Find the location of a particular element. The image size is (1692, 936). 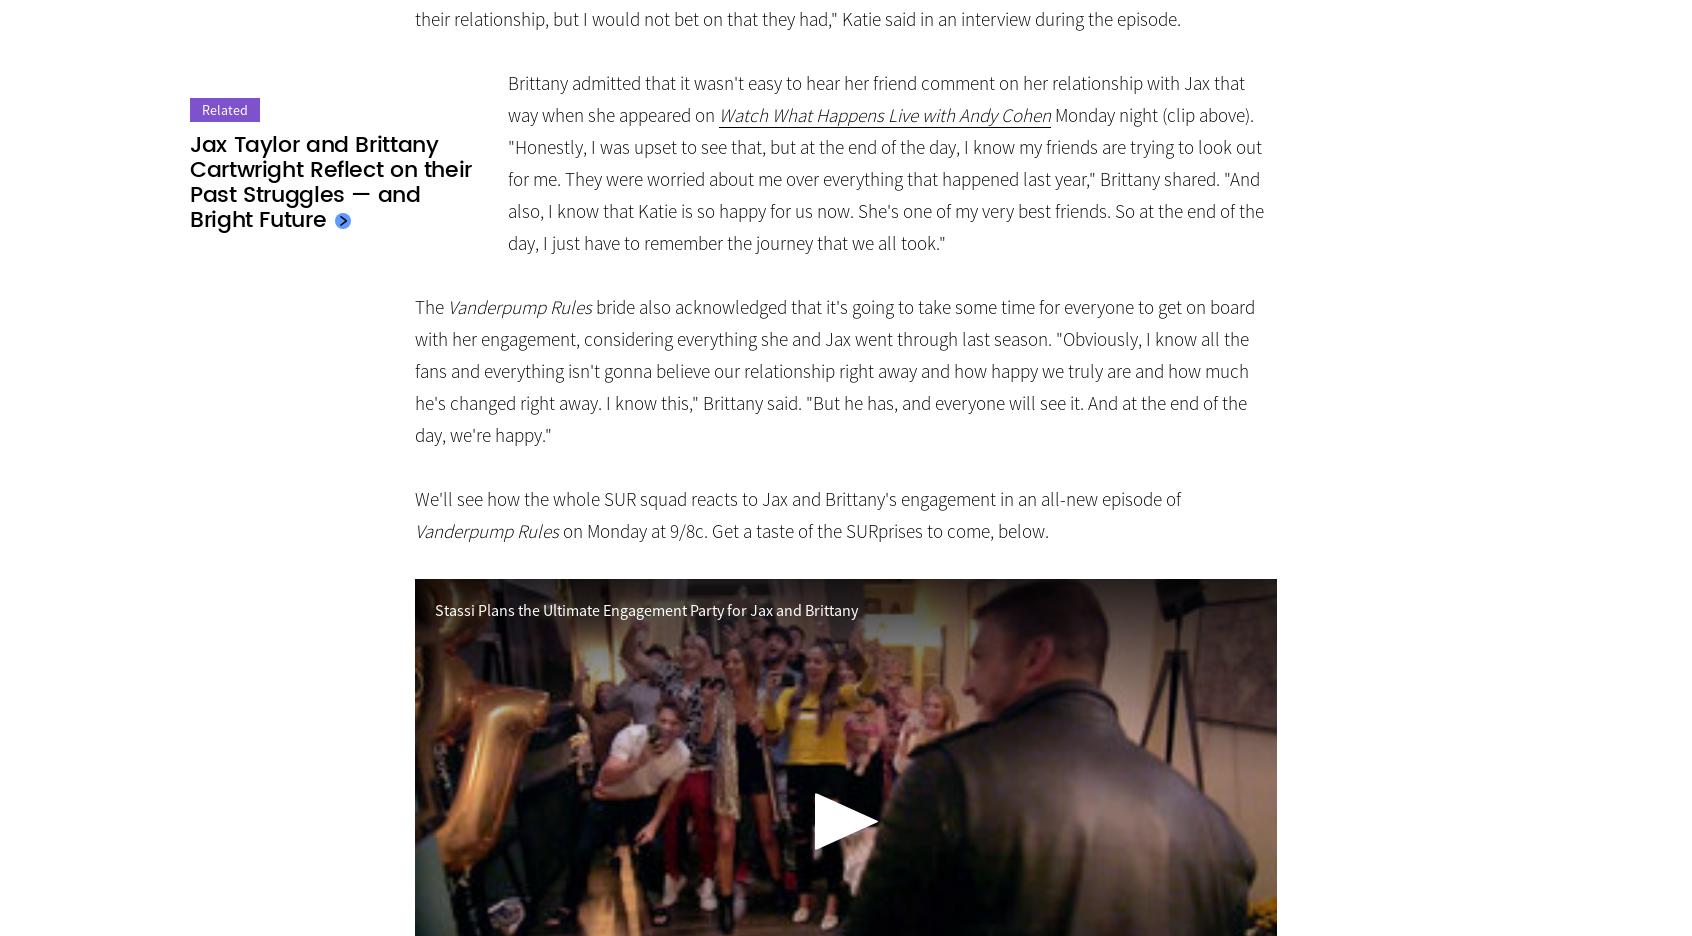

'bride also acknowledged that it's going to take some time for everyone to get on board with her engagement, considering everything she and Jax went through last season. "Obviously, I know all the fans and everything isn't gonna believe our relationship right away and how happy we truly are and how much he's changed right away. I know this," Brittany said. "But he has, and everyone will see it. And at the end of the day, we're happy."' is located at coordinates (835, 371).